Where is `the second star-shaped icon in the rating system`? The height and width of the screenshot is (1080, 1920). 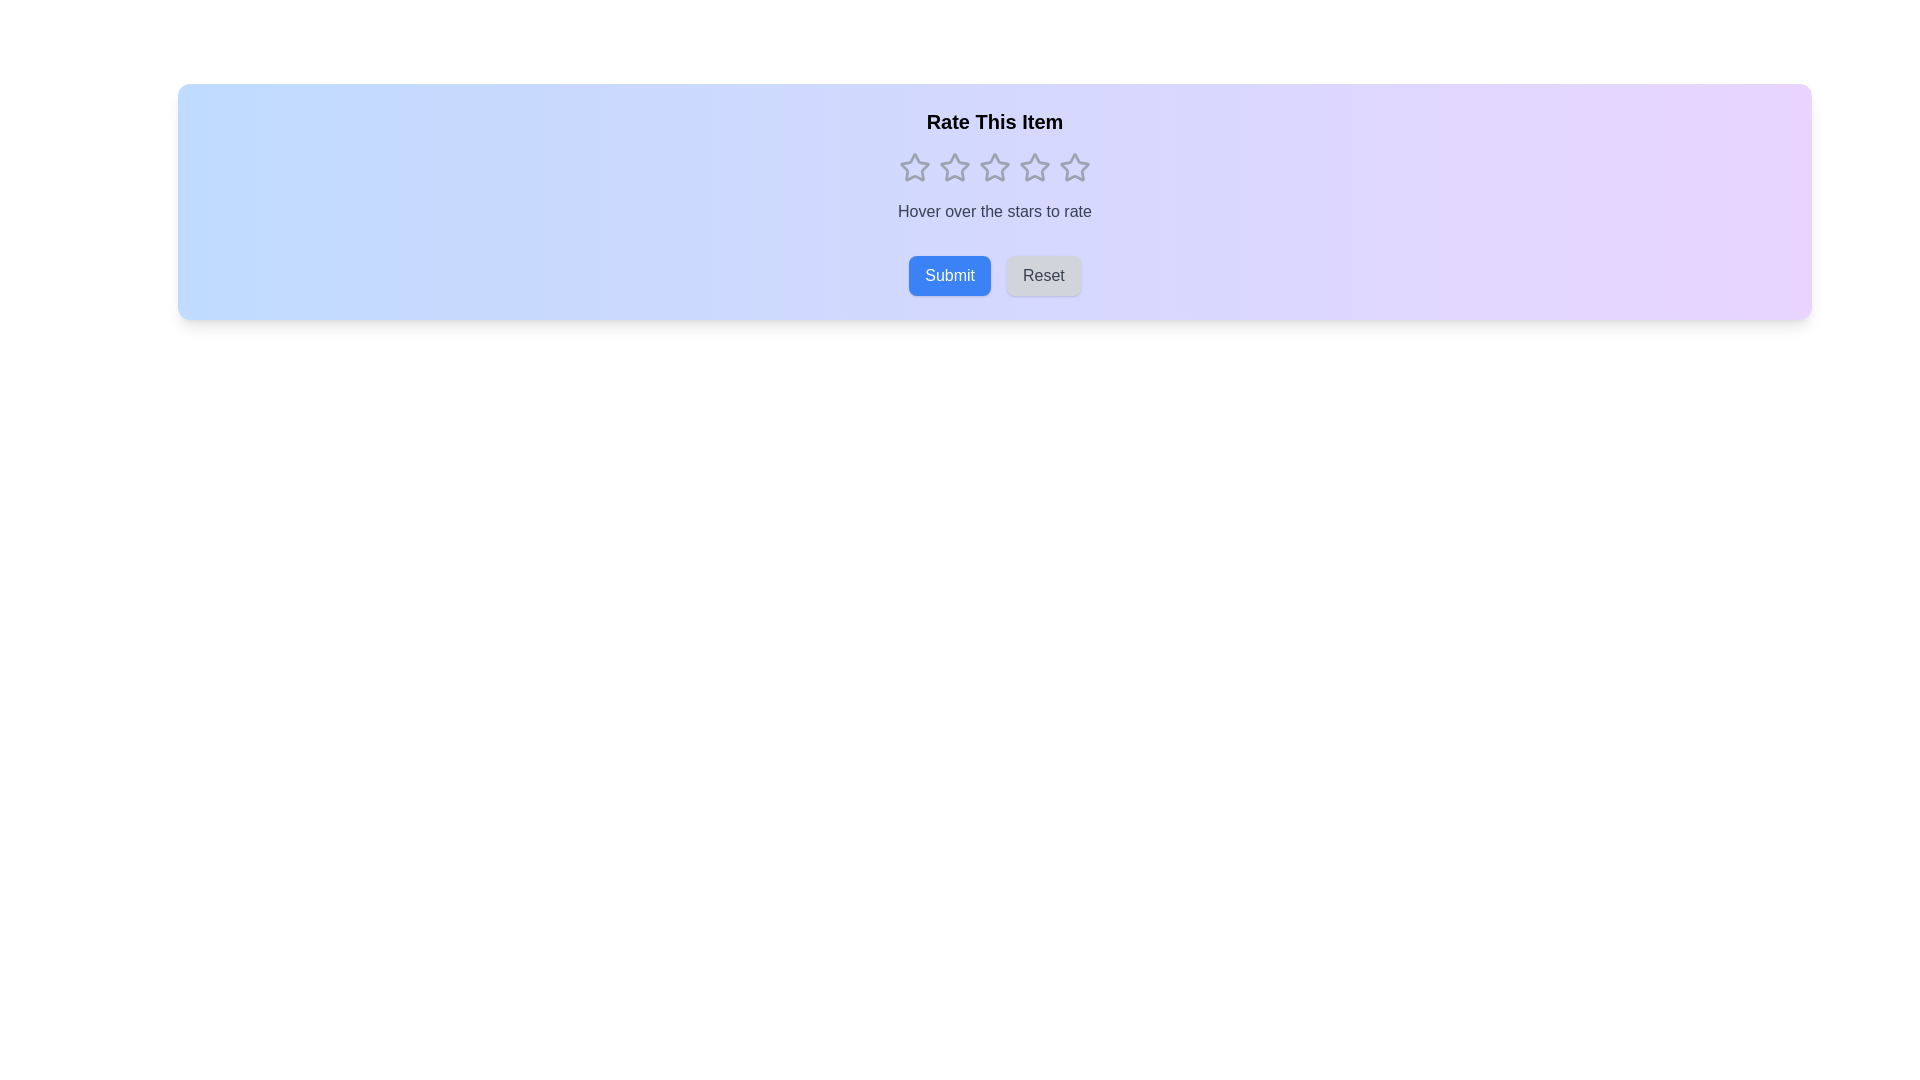
the second star-shaped icon in the rating system is located at coordinates (993, 165).